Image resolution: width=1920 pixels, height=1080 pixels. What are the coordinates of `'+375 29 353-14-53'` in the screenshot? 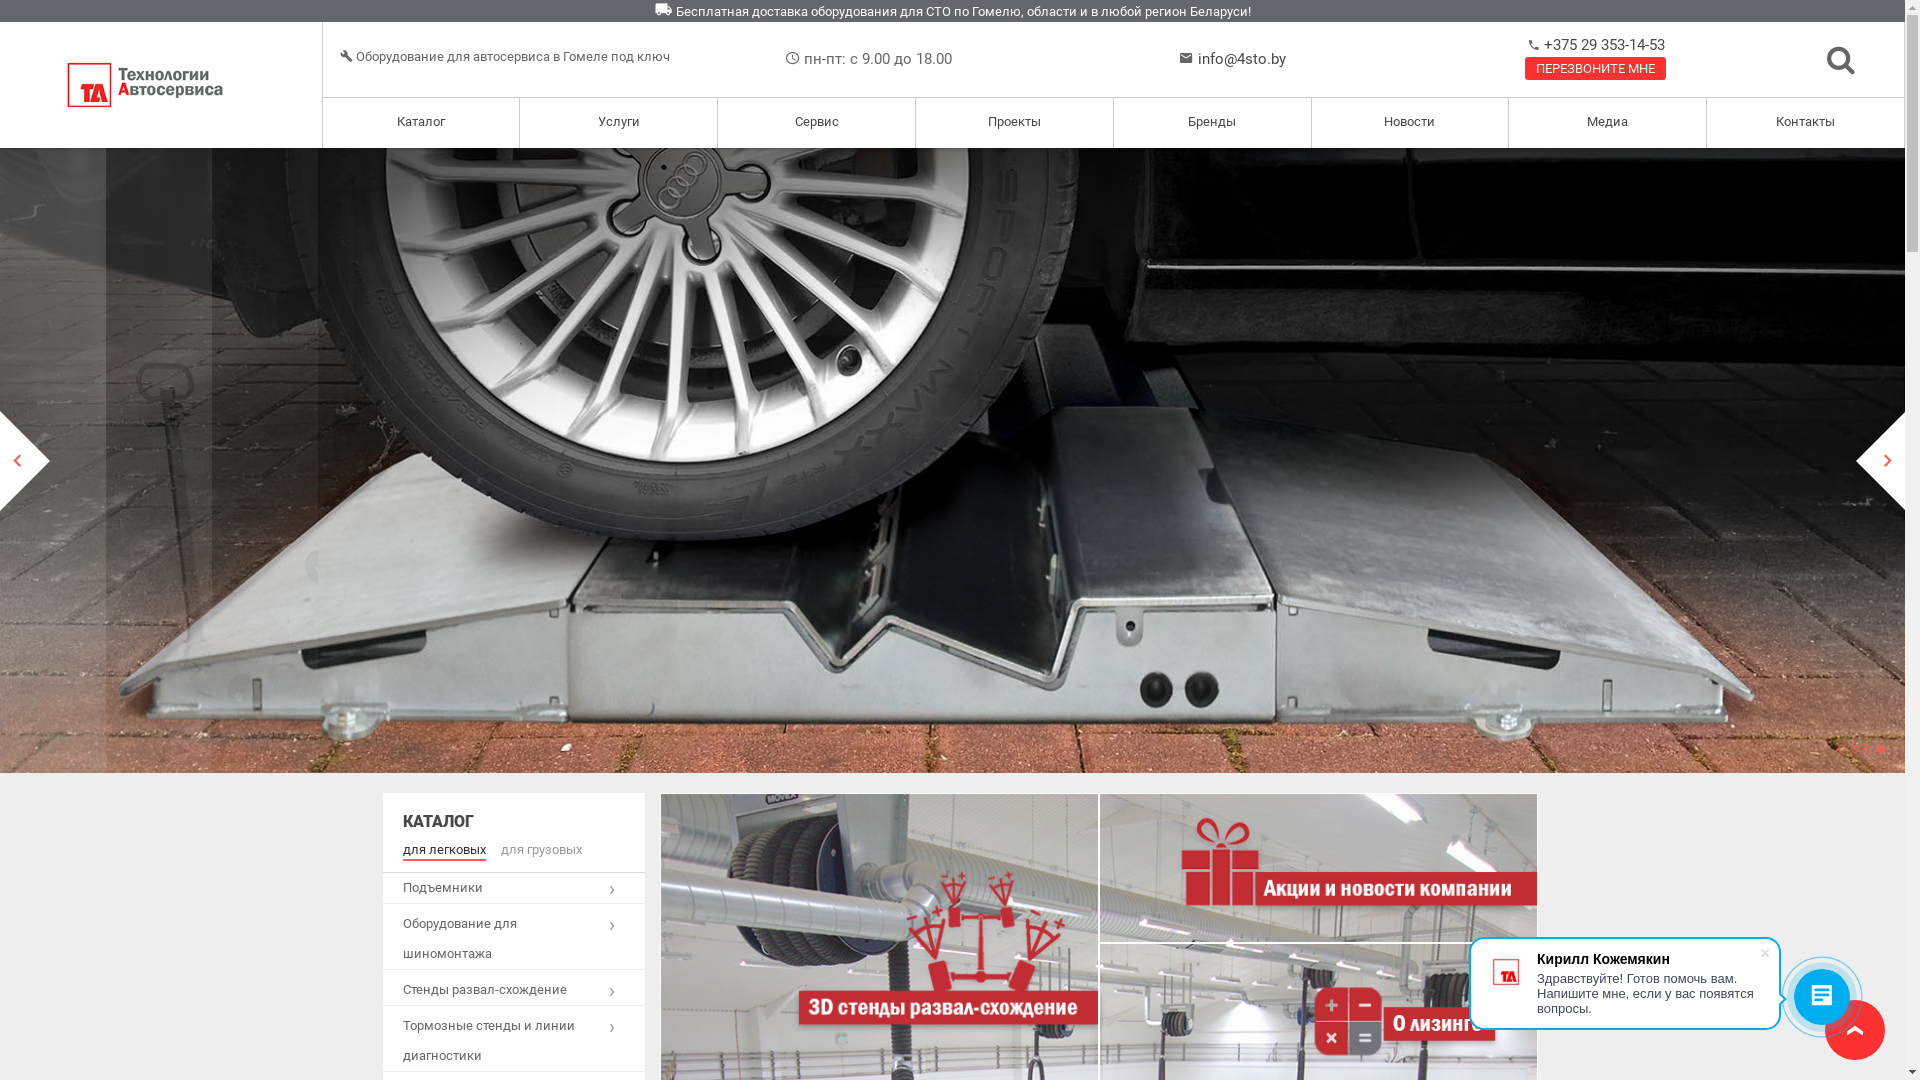 It's located at (1539, 45).